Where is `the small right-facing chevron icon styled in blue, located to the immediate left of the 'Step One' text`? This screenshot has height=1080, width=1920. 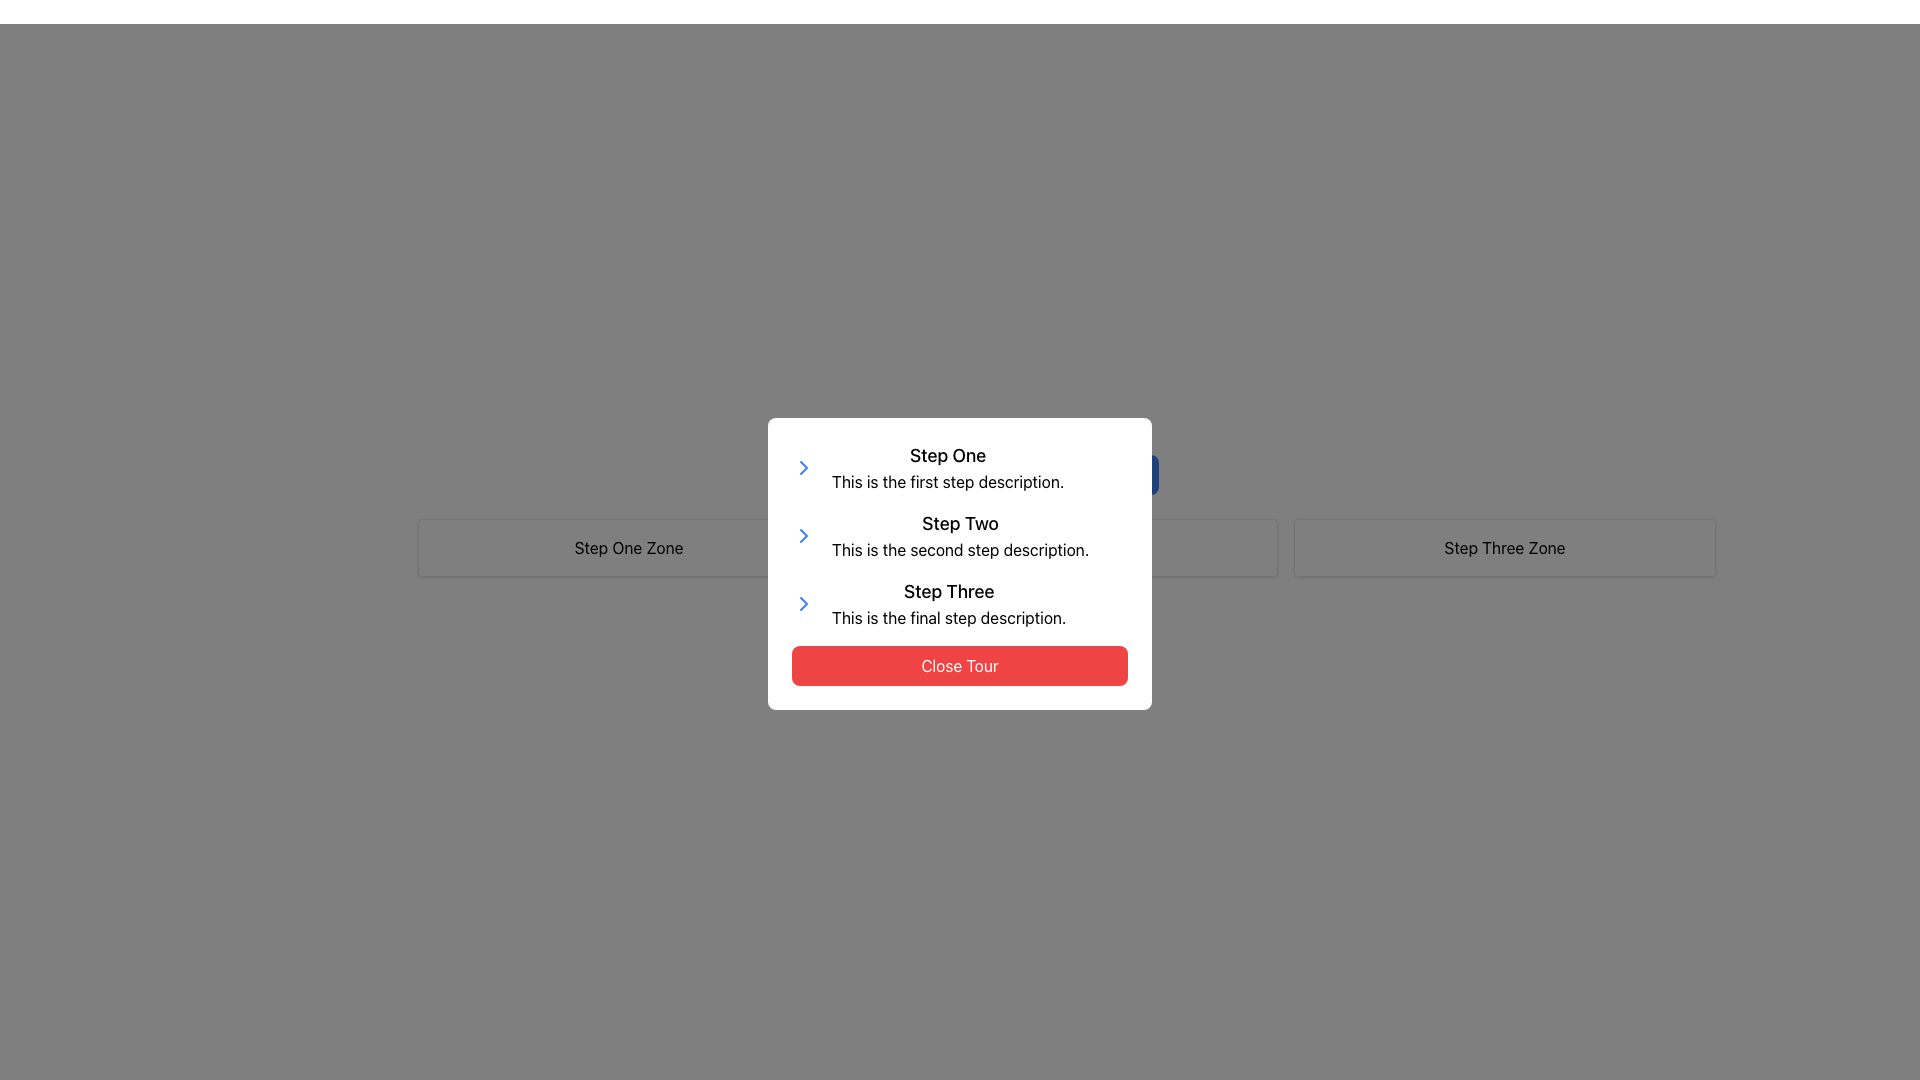
the small right-facing chevron icon styled in blue, located to the immediate left of the 'Step One' text is located at coordinates (804, 467).